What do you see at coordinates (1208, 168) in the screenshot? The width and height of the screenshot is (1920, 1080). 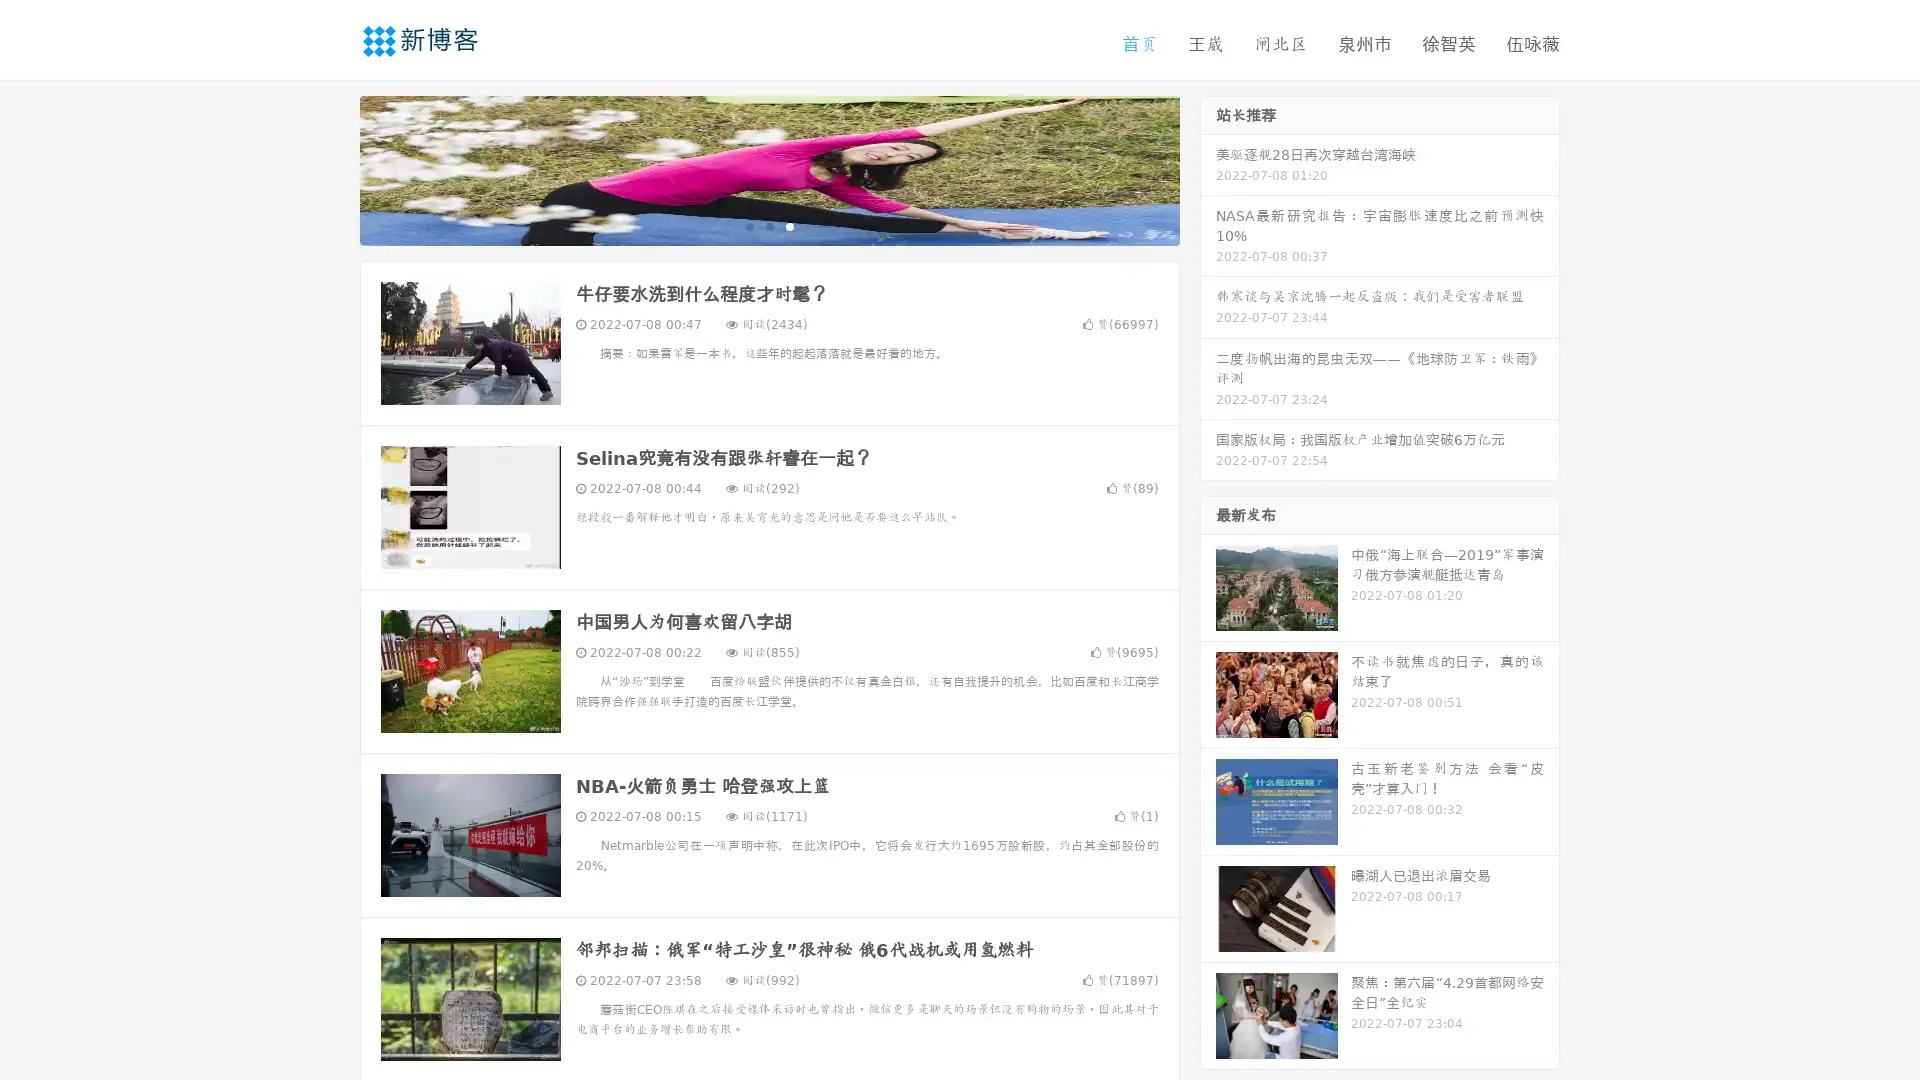 I see `Next slide` at bounding box center [1208, 168].